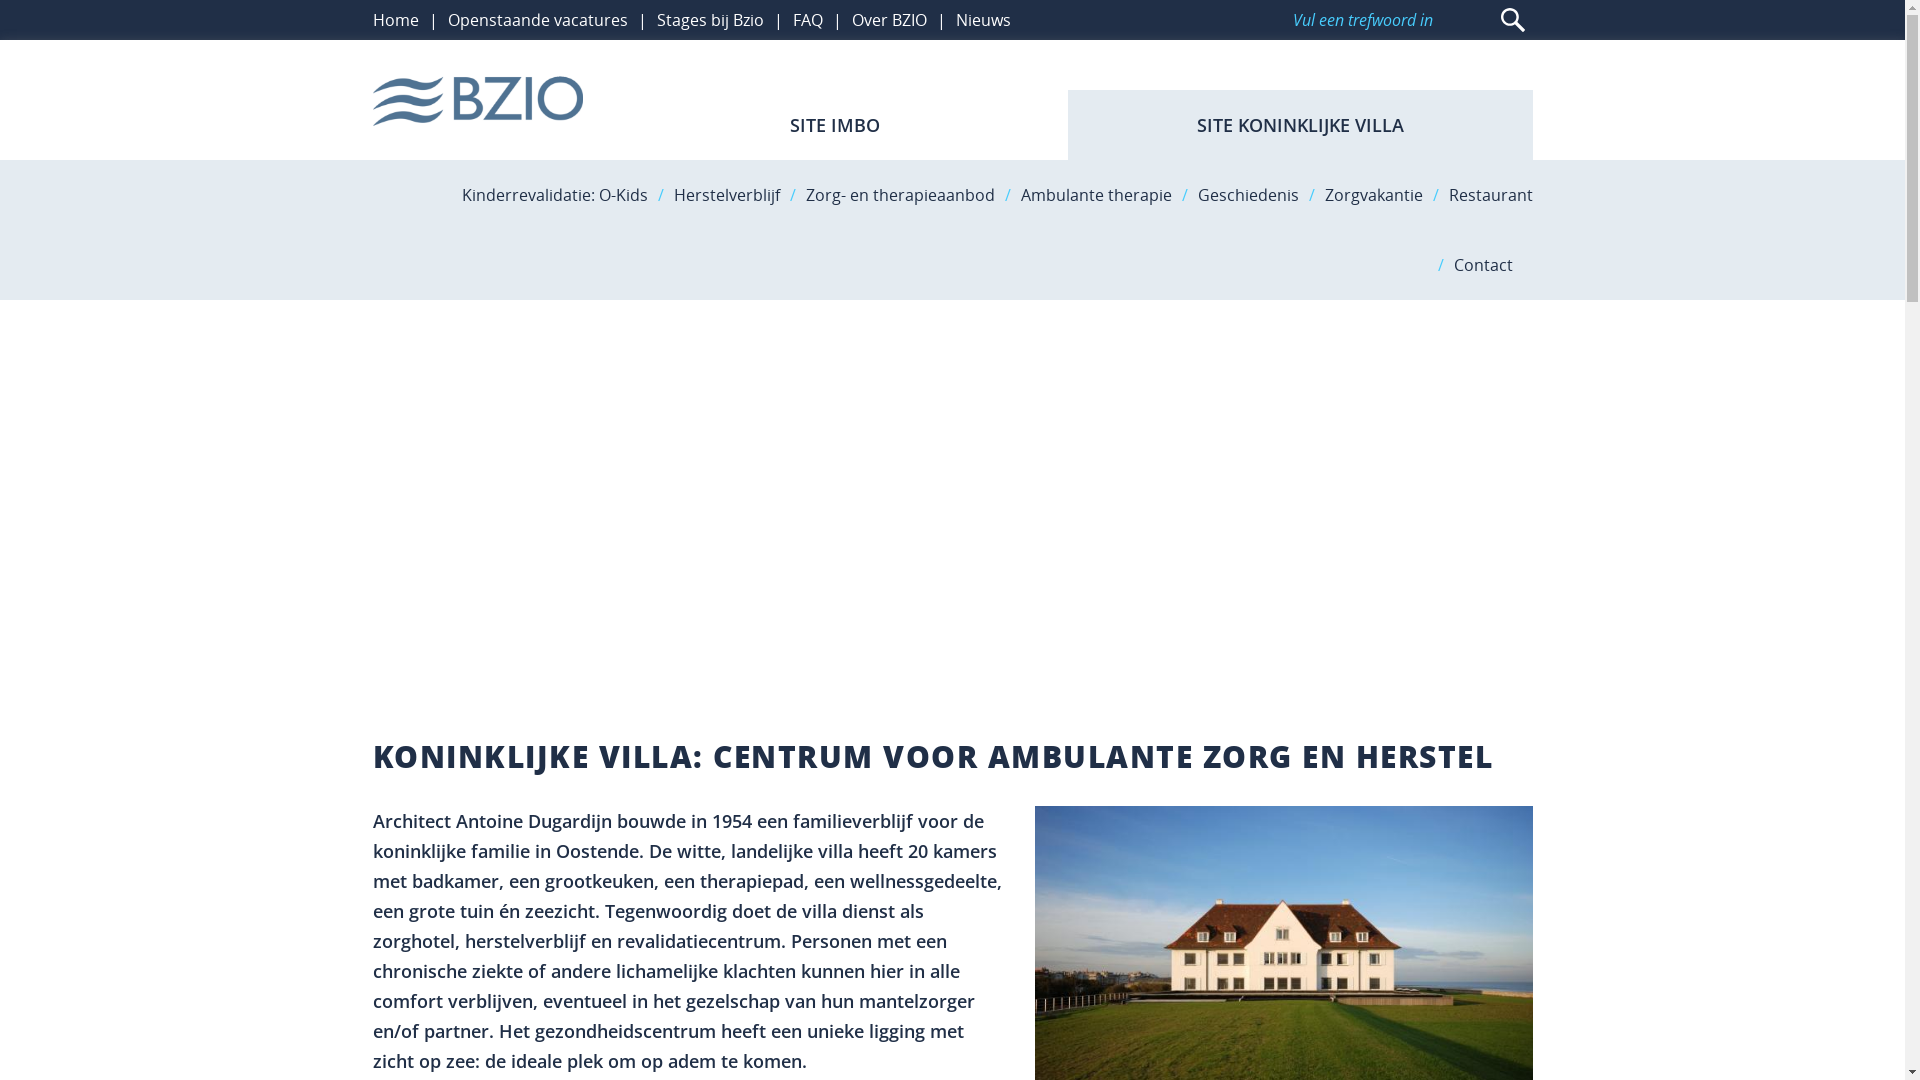 The width and height of the screenshot is (1920, 1080). Describe the element at coordinates (983, 19) in the screenshot. I see `'Nieuws'` at that location.